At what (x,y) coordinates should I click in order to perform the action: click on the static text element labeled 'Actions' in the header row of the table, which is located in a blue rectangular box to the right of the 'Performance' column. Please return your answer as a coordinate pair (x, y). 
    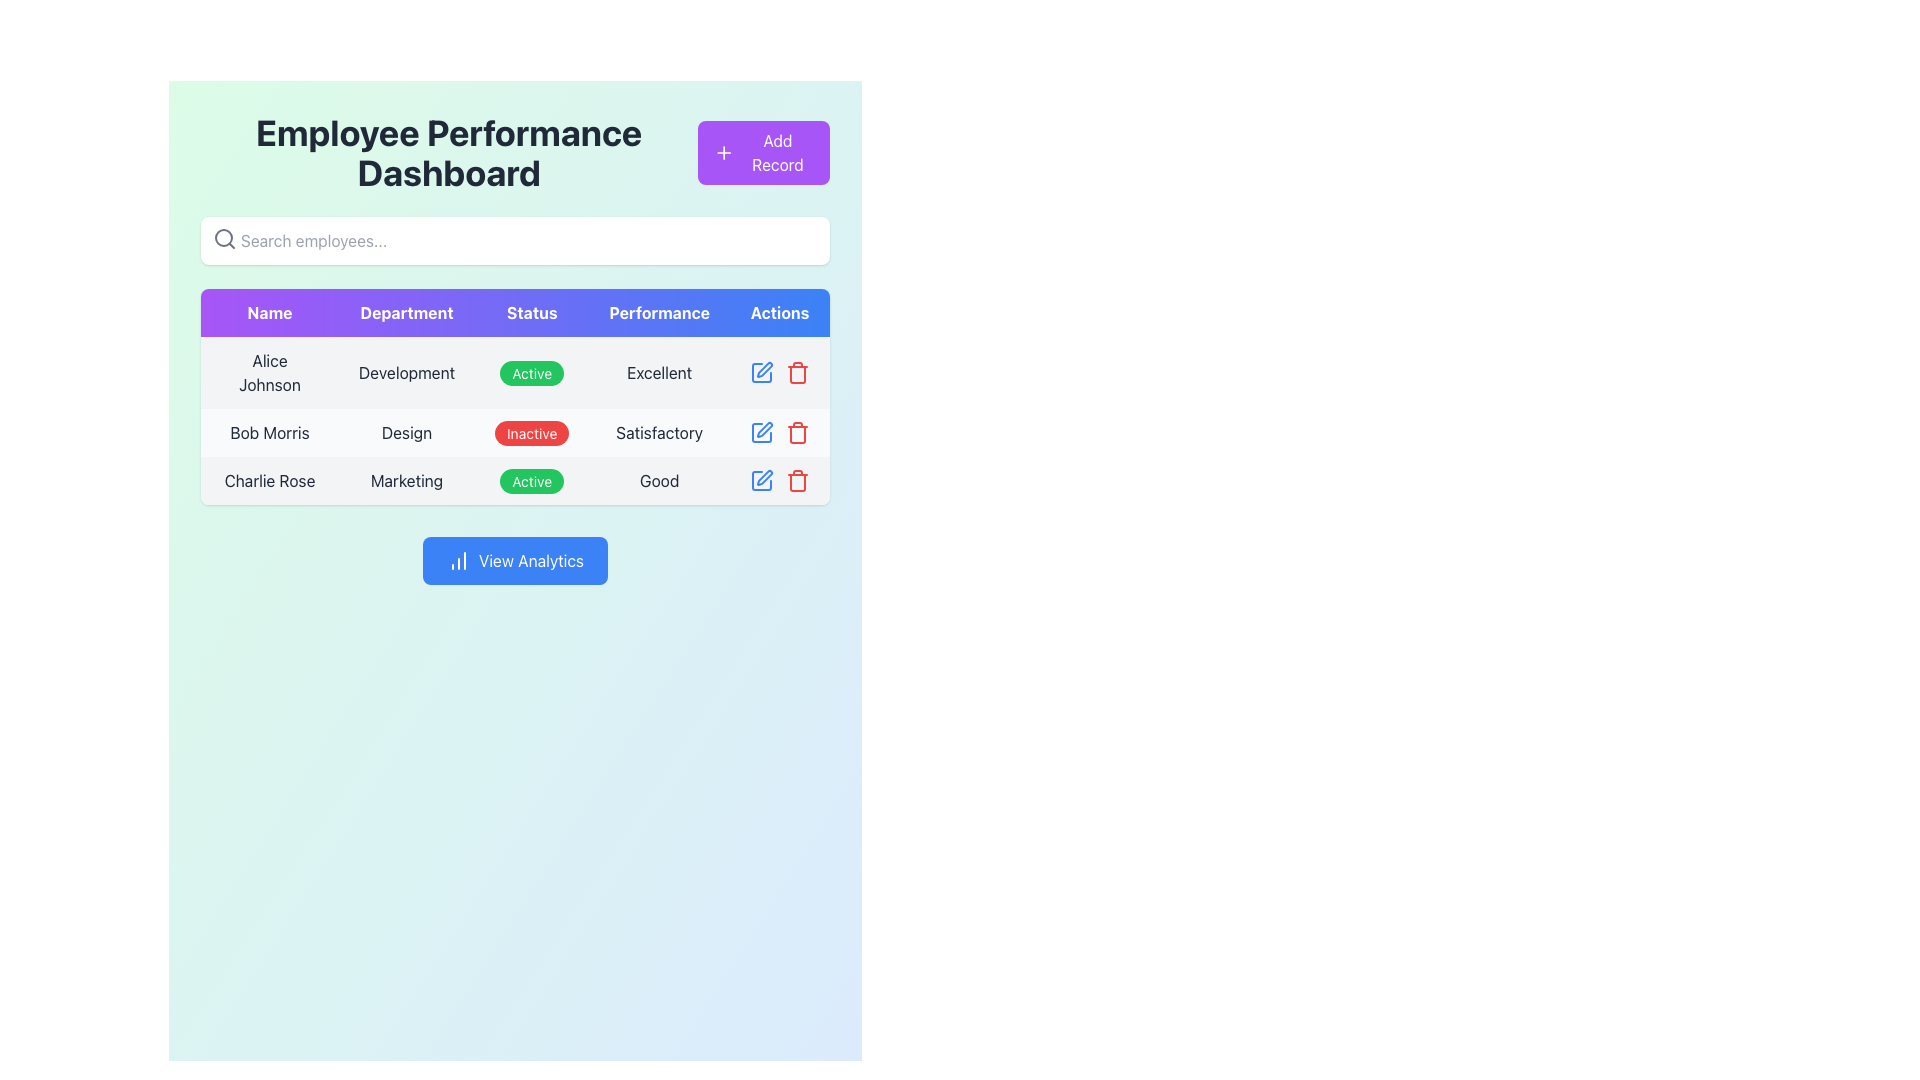
    Looking at the image, I should click on (778, 312).